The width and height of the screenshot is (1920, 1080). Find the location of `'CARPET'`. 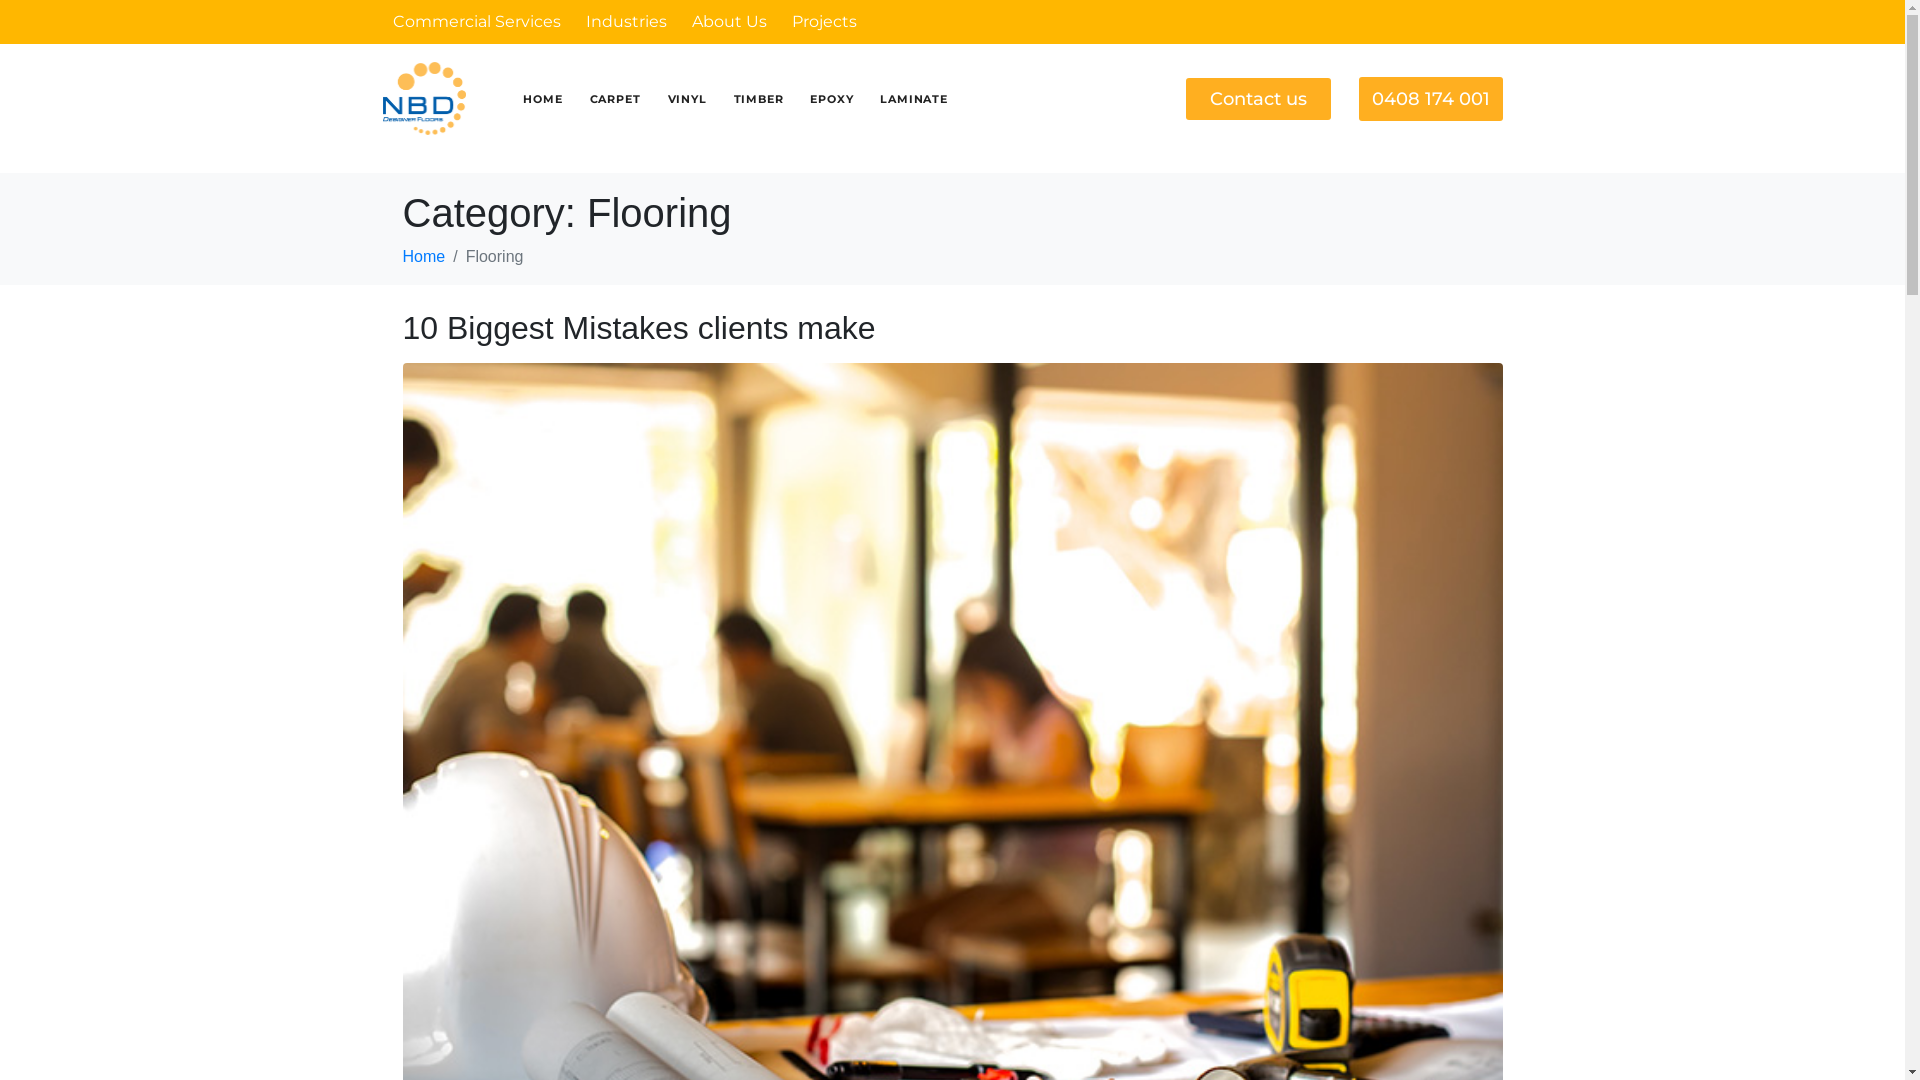

'CARPET' is located at coordinates (614, 99).